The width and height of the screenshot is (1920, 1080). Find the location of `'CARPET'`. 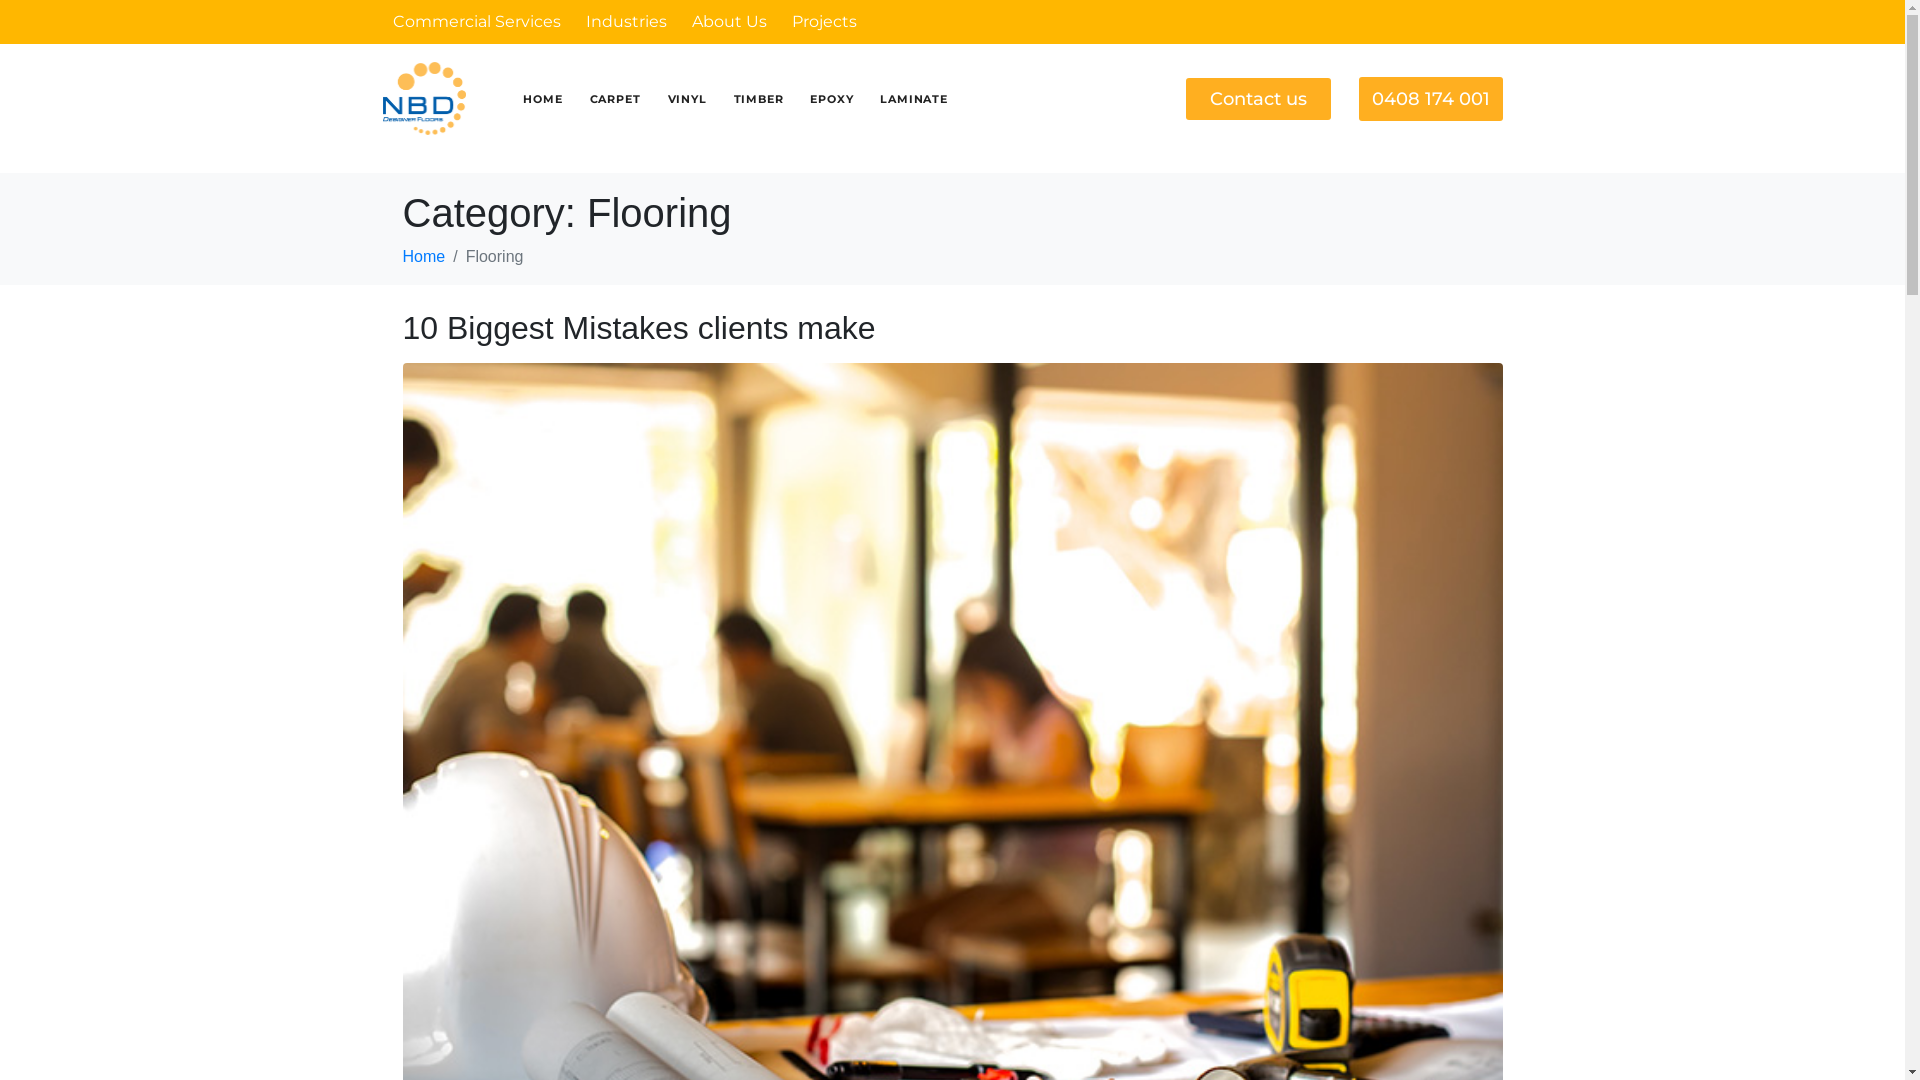

'CARPET' is located at coordinates (614, 99).